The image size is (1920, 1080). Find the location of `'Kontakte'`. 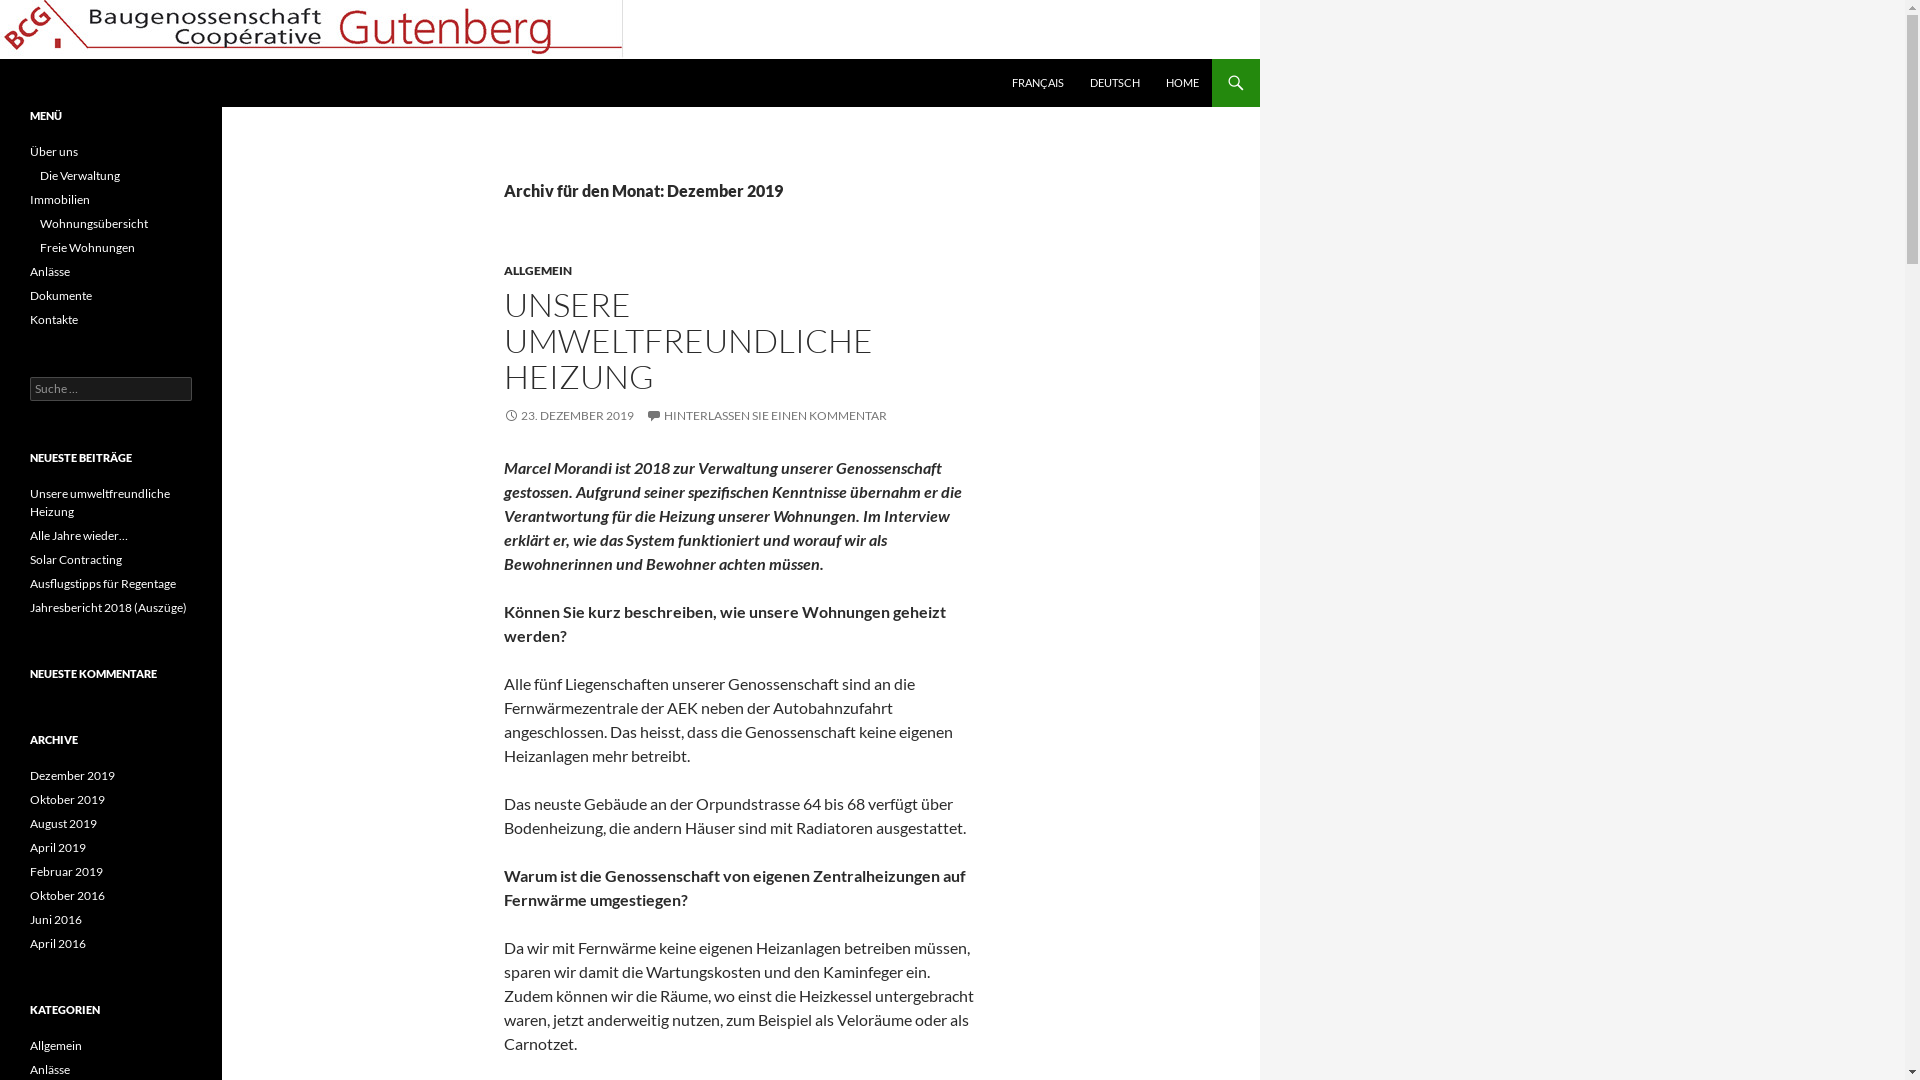

'Kontakte' is located at coordinates (53, 318).